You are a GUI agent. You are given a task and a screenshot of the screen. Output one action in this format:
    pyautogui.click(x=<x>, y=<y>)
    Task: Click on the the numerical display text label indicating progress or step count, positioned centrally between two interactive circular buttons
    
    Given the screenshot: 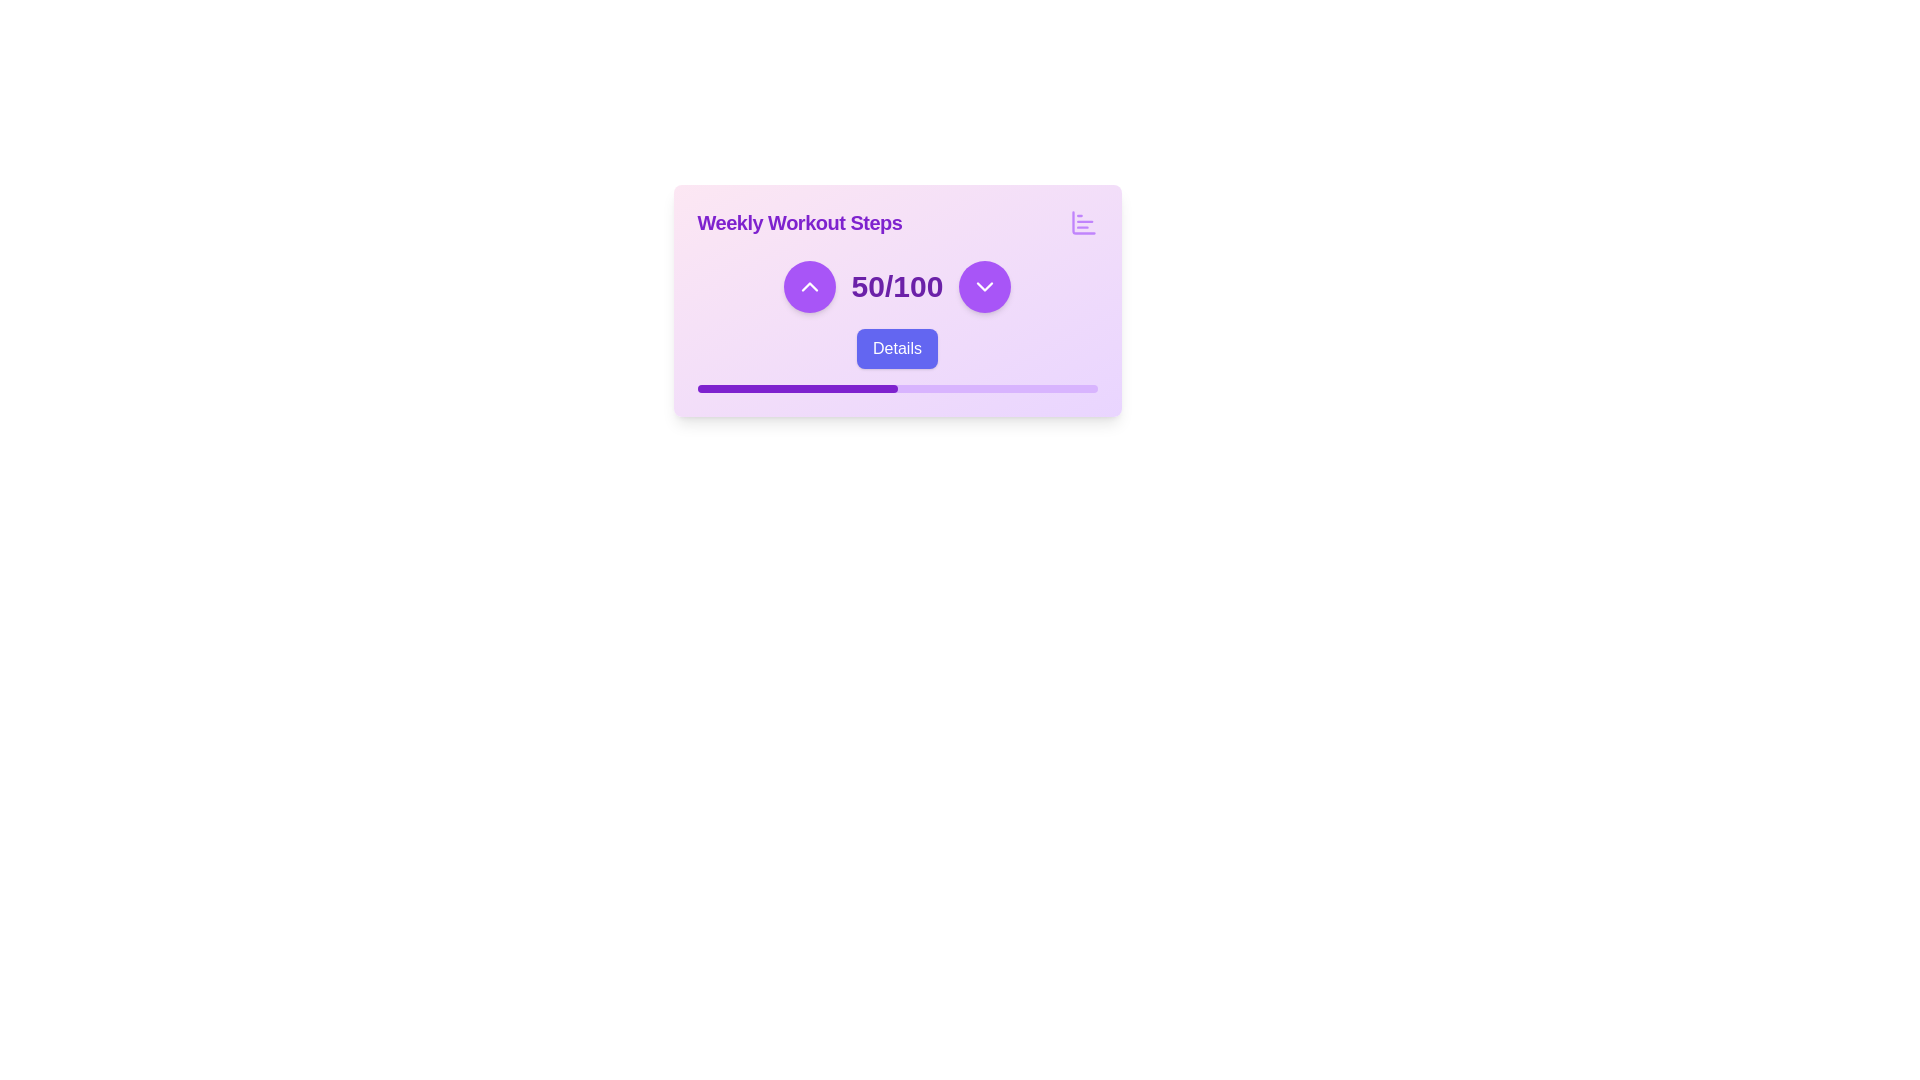 What is the action you would take?
    pyautogui.click(x=896, y=286)
    